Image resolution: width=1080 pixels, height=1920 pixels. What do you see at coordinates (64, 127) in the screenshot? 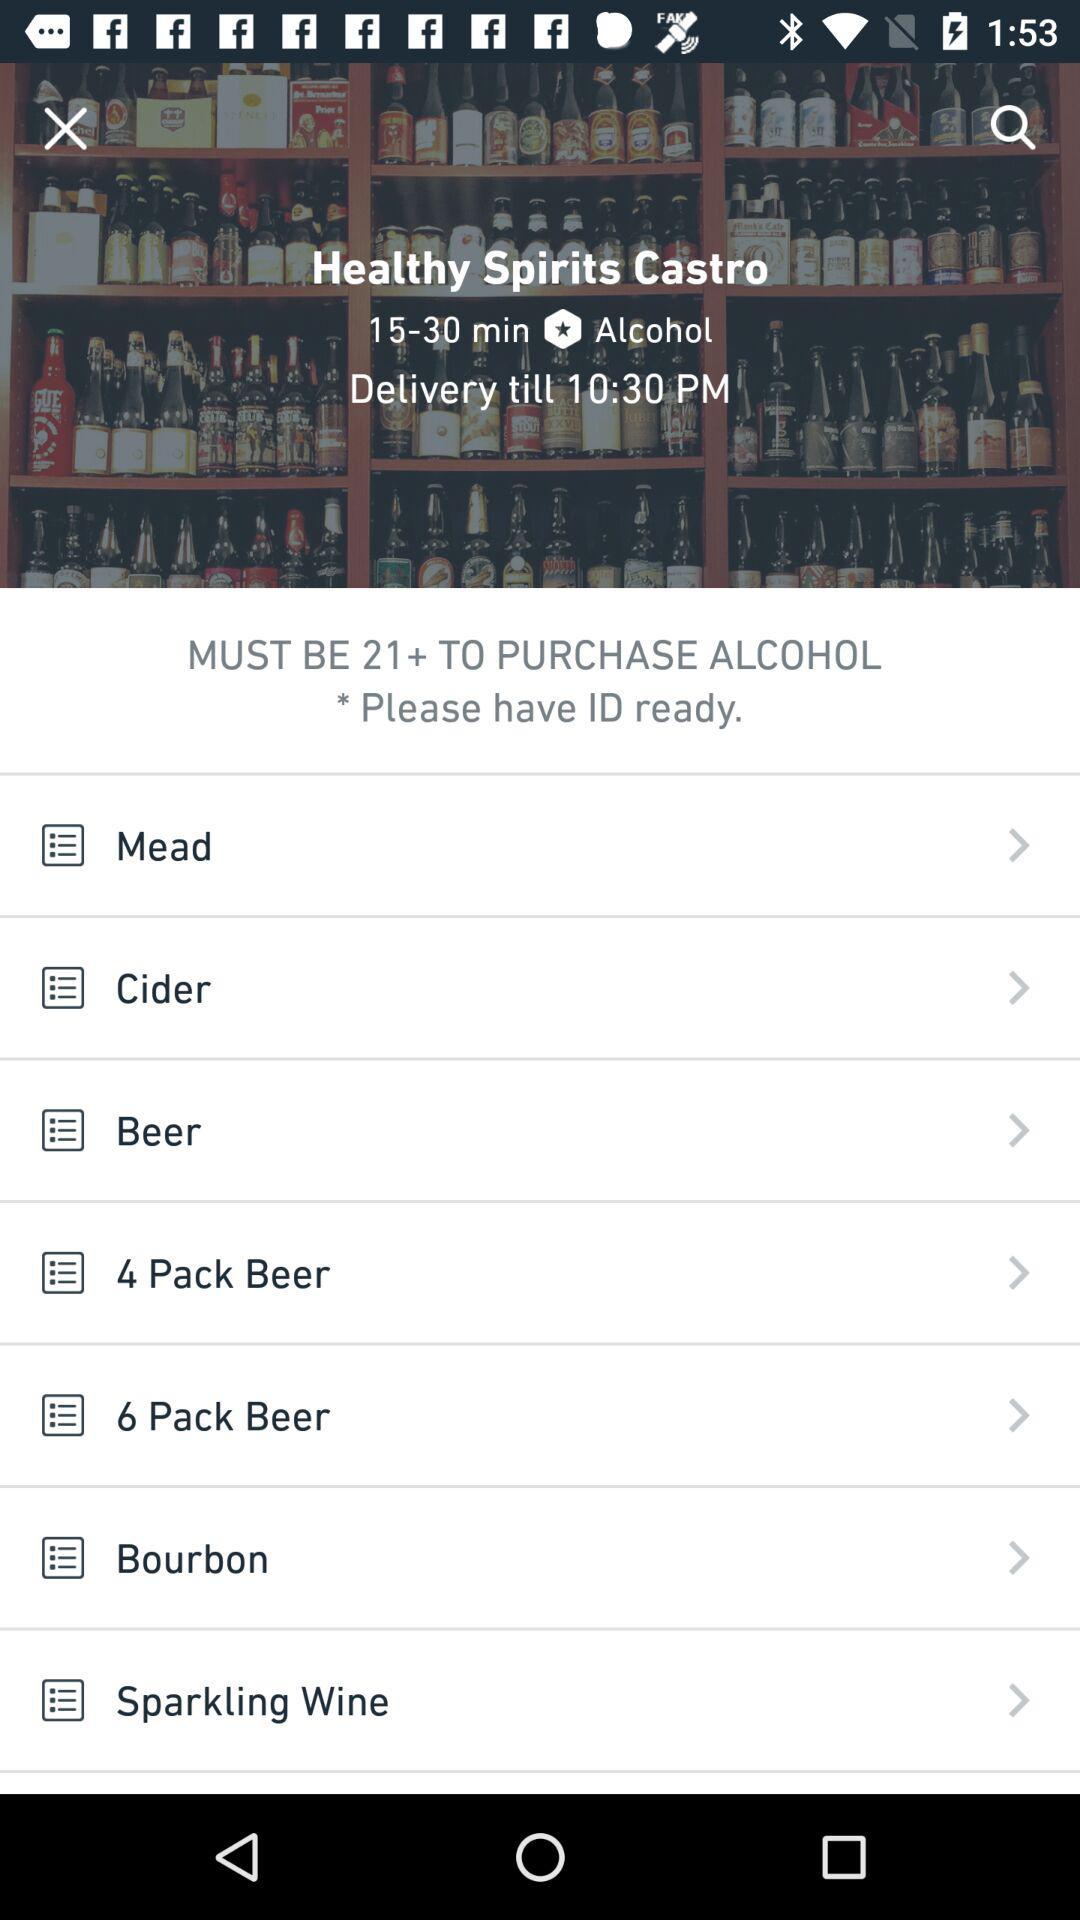
I see `page` at bounding box center [64, 127].